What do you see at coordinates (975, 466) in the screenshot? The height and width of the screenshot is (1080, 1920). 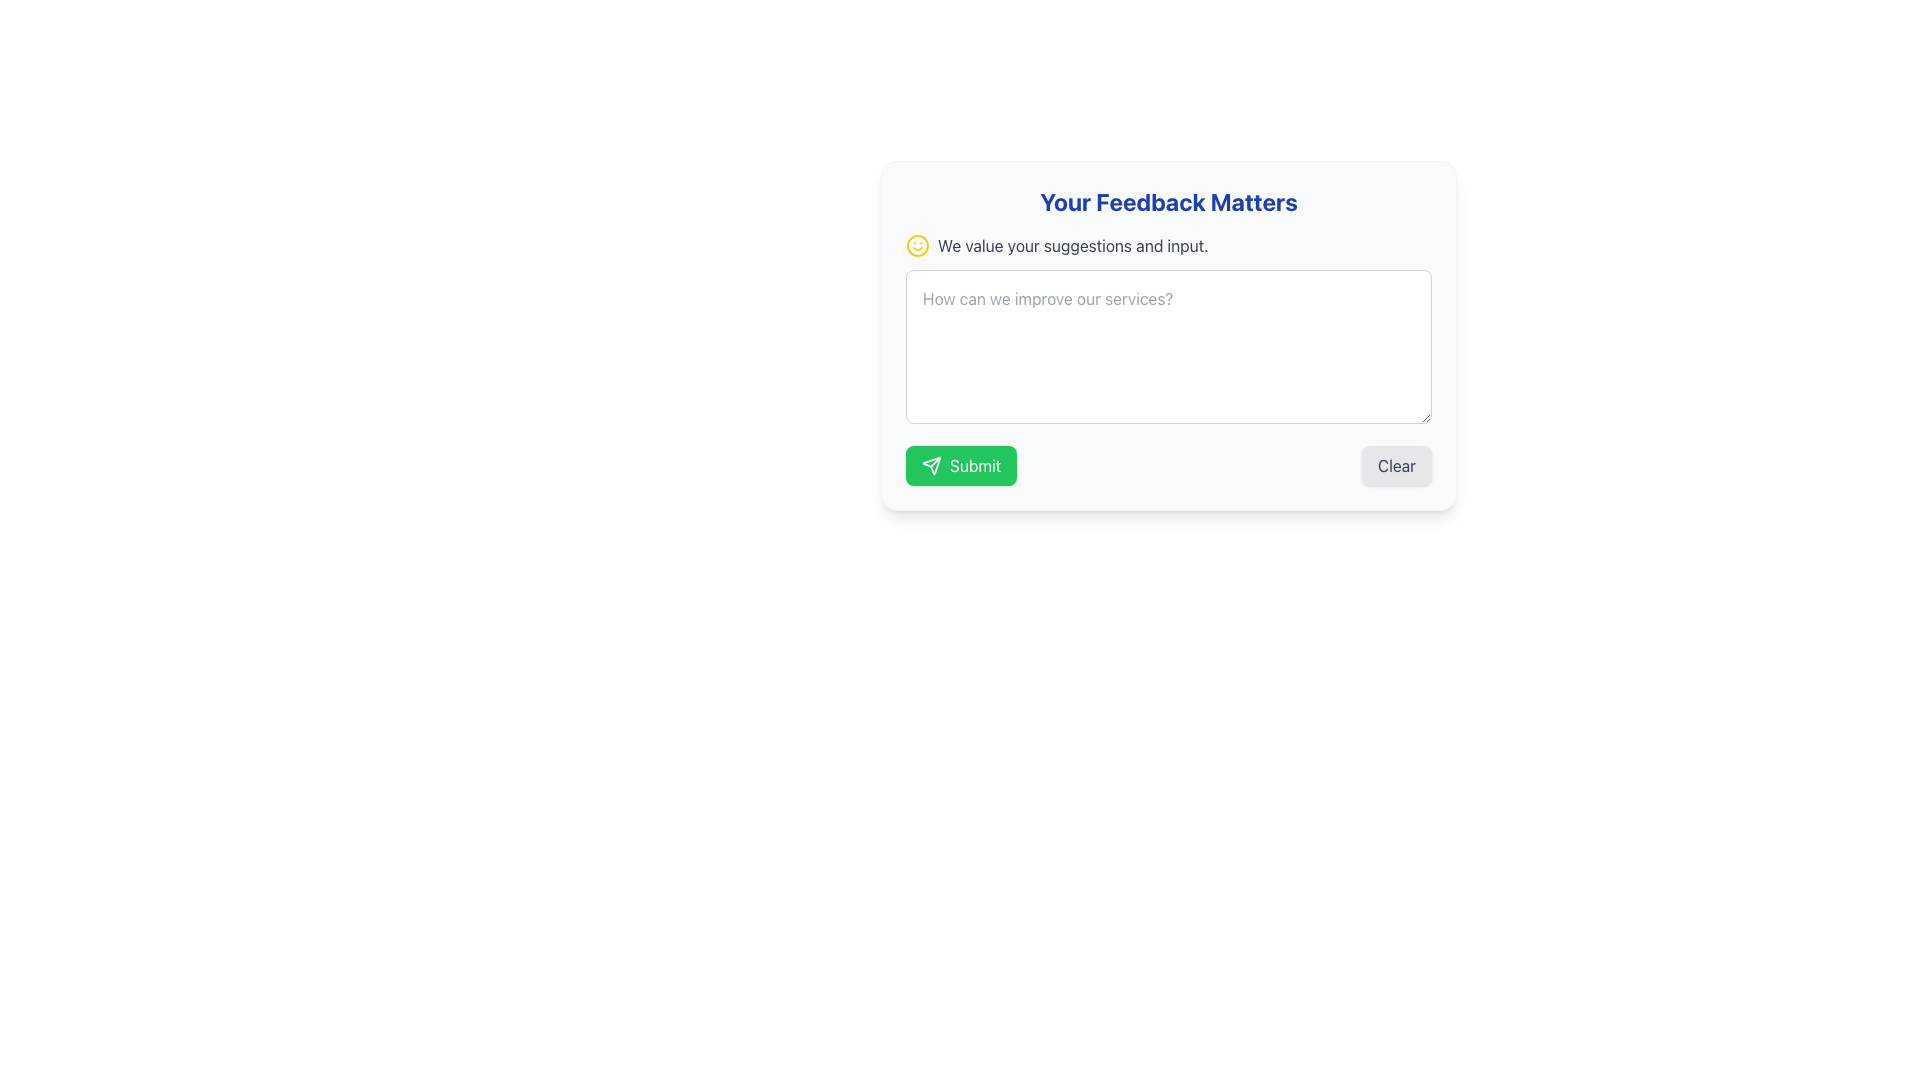 I see `the button labeled 'Submit' that contains the text 'Submit' to observe any hover effects` at bounding box center [975, 466].